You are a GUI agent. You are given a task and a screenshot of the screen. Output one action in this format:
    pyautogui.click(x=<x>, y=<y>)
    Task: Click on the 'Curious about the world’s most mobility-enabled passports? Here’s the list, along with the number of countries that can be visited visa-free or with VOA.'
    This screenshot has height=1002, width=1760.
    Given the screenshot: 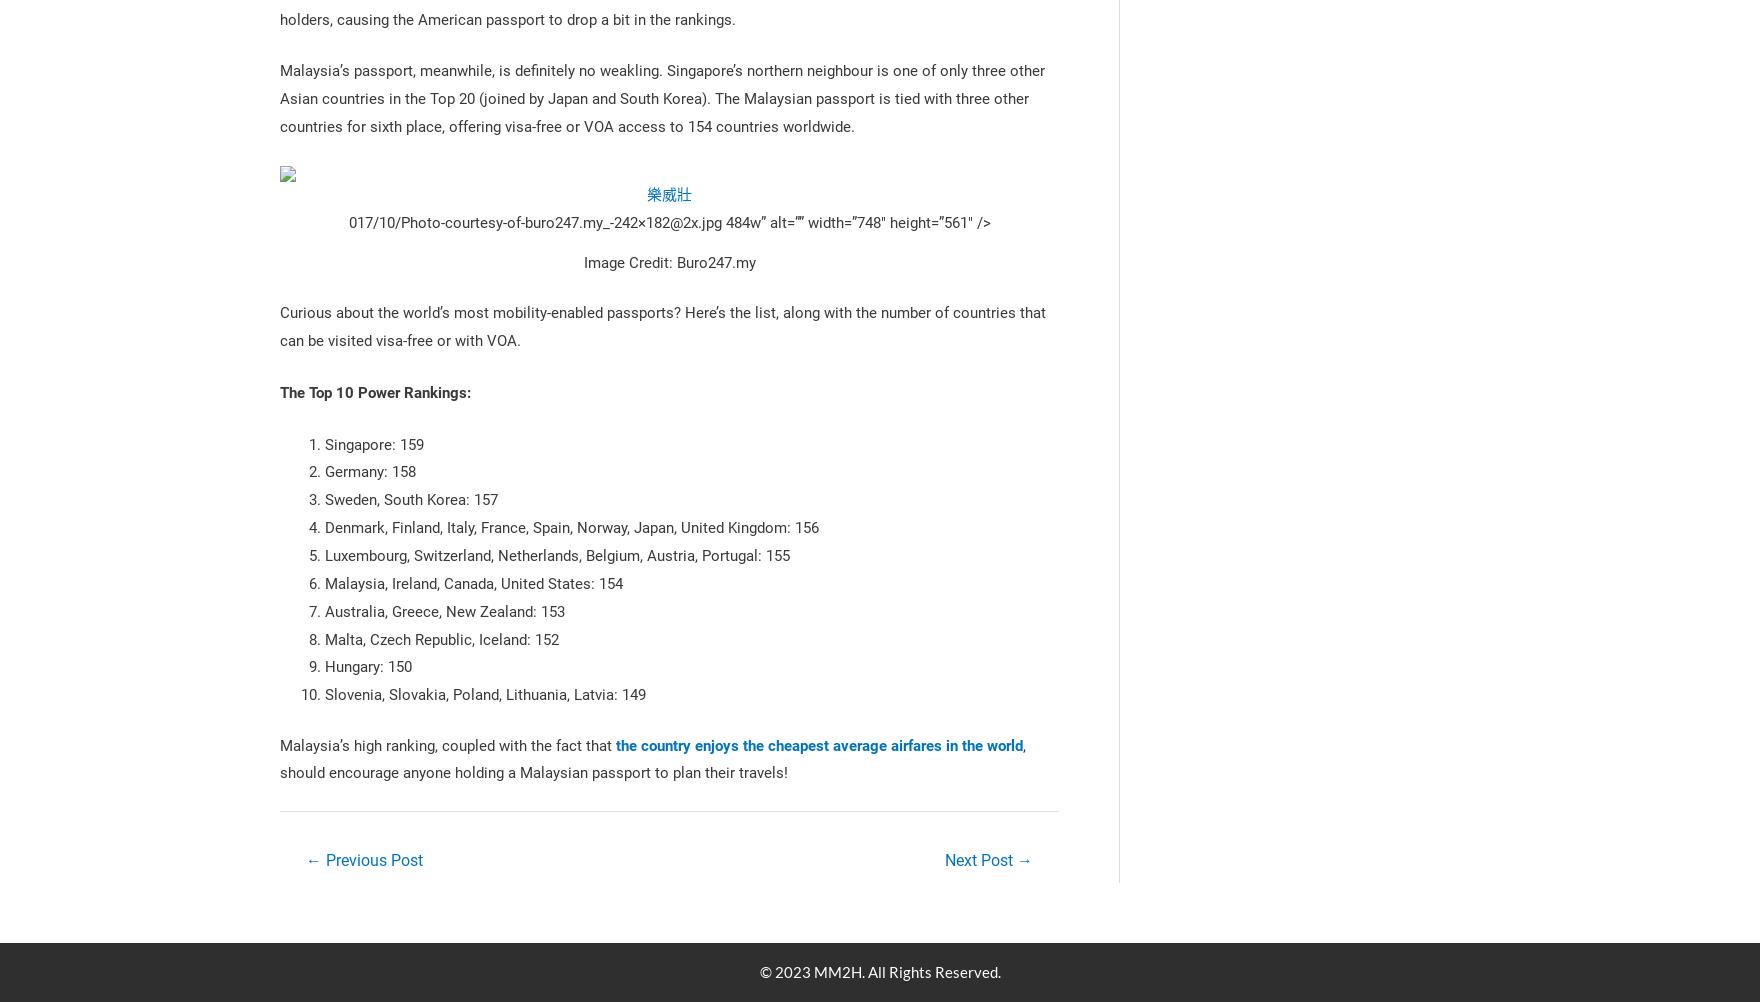 What is the action you would take?
    pyautogui.click(x=661, y=325)
    